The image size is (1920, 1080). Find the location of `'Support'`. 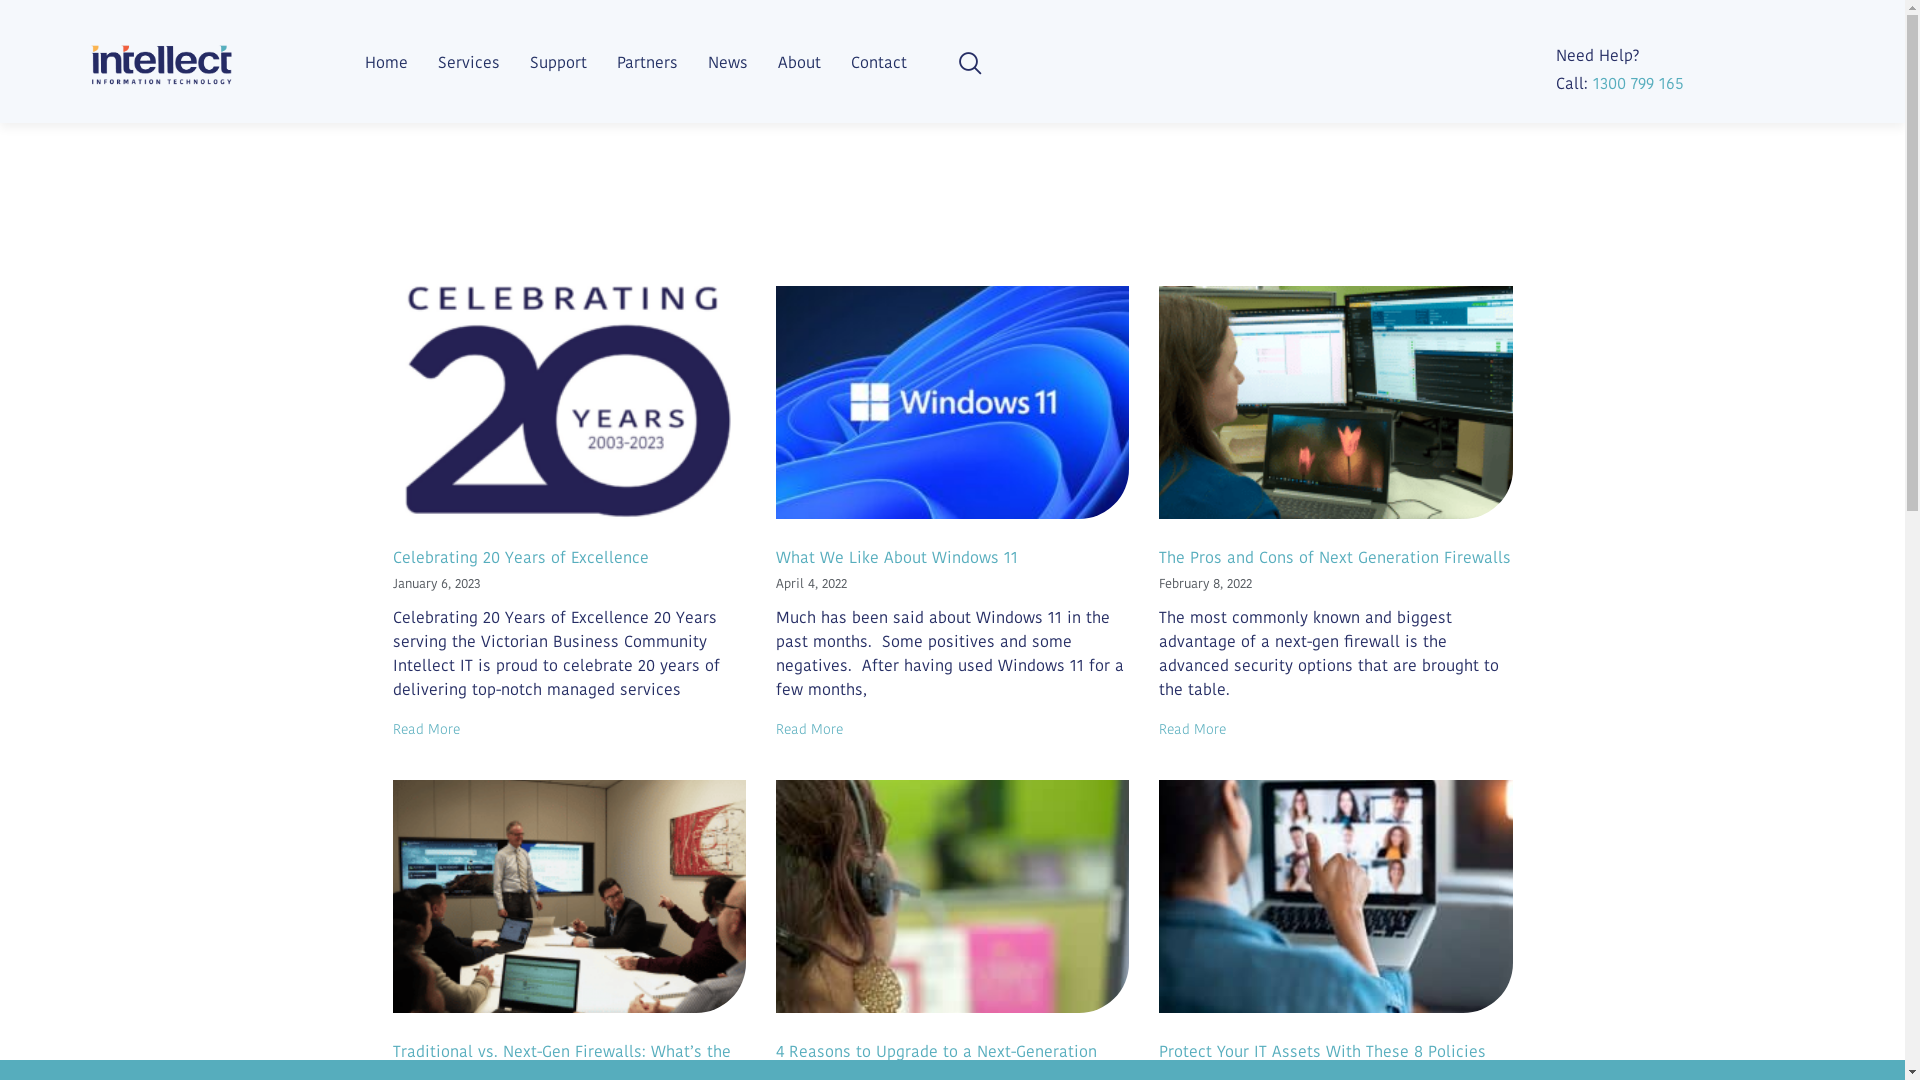

'Support' is located at coordinates (529, 61).